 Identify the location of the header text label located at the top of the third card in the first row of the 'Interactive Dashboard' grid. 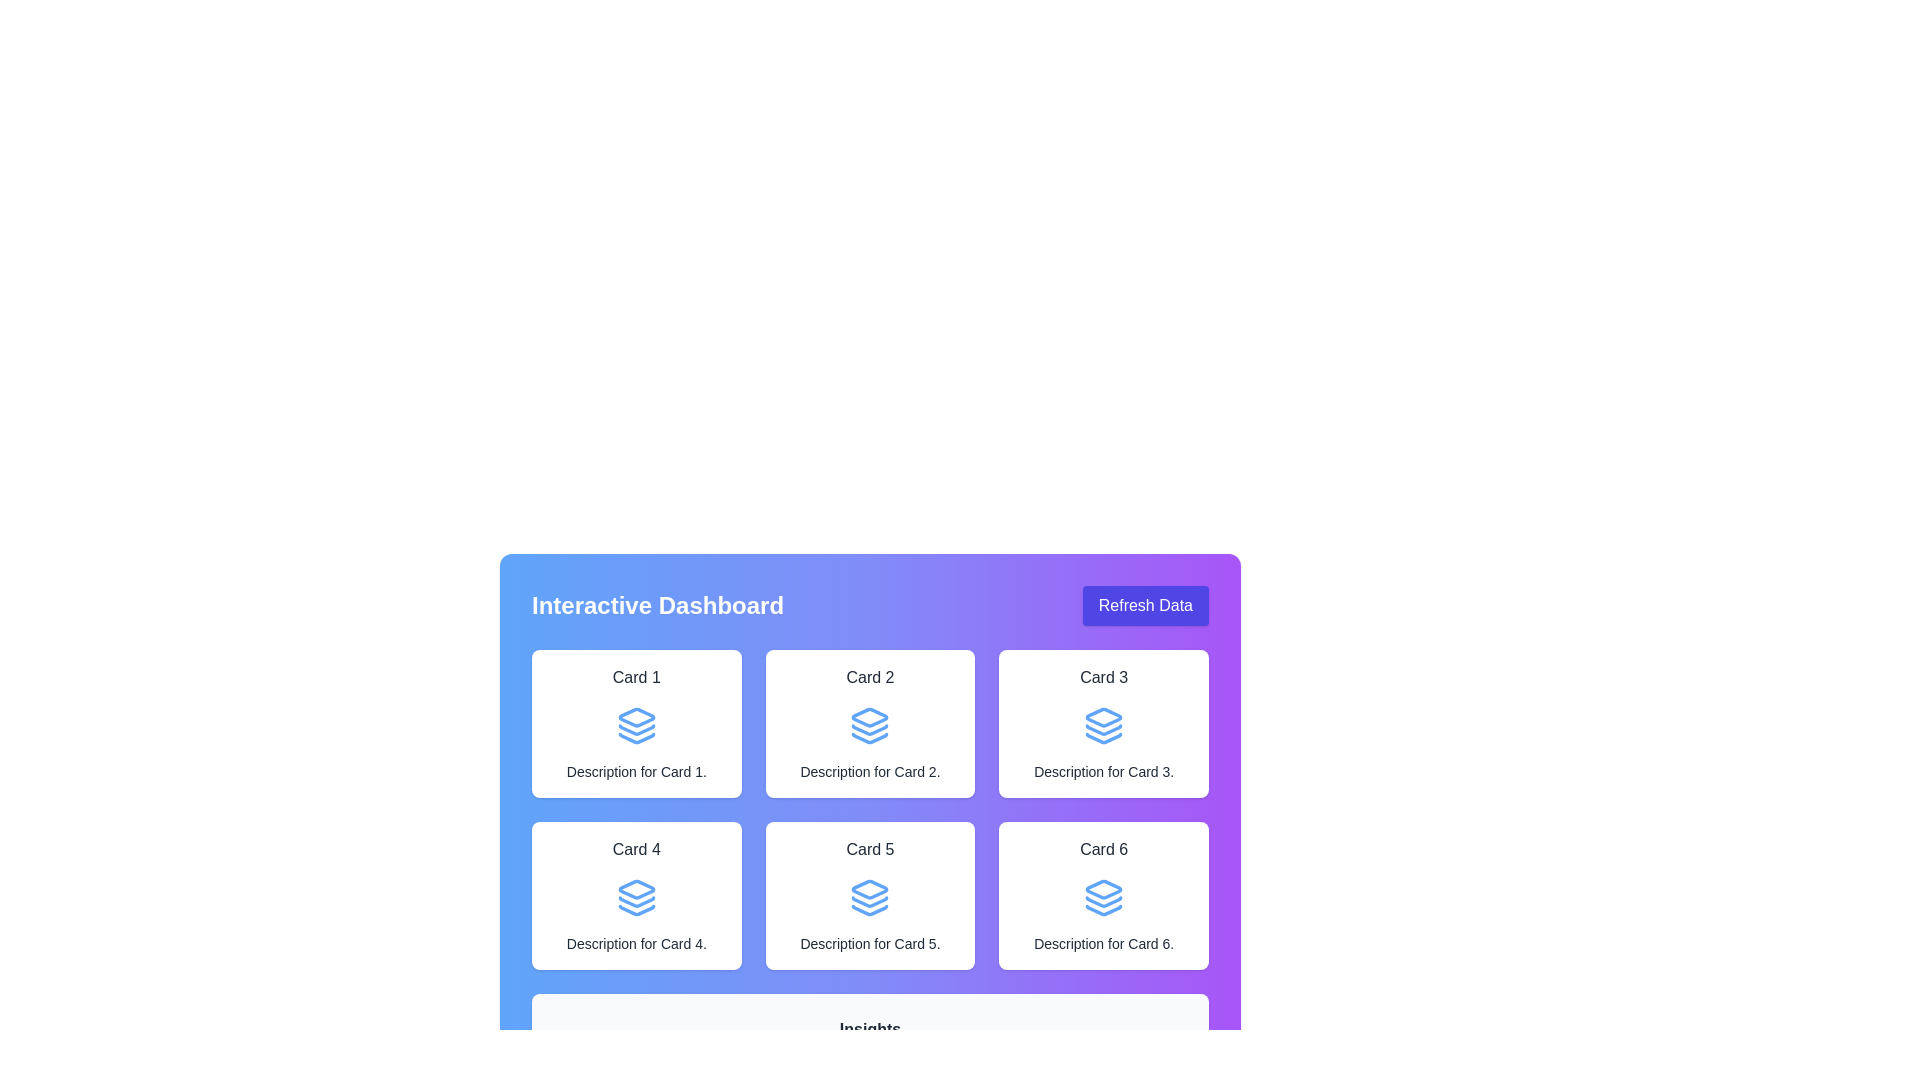
(1103, 677).